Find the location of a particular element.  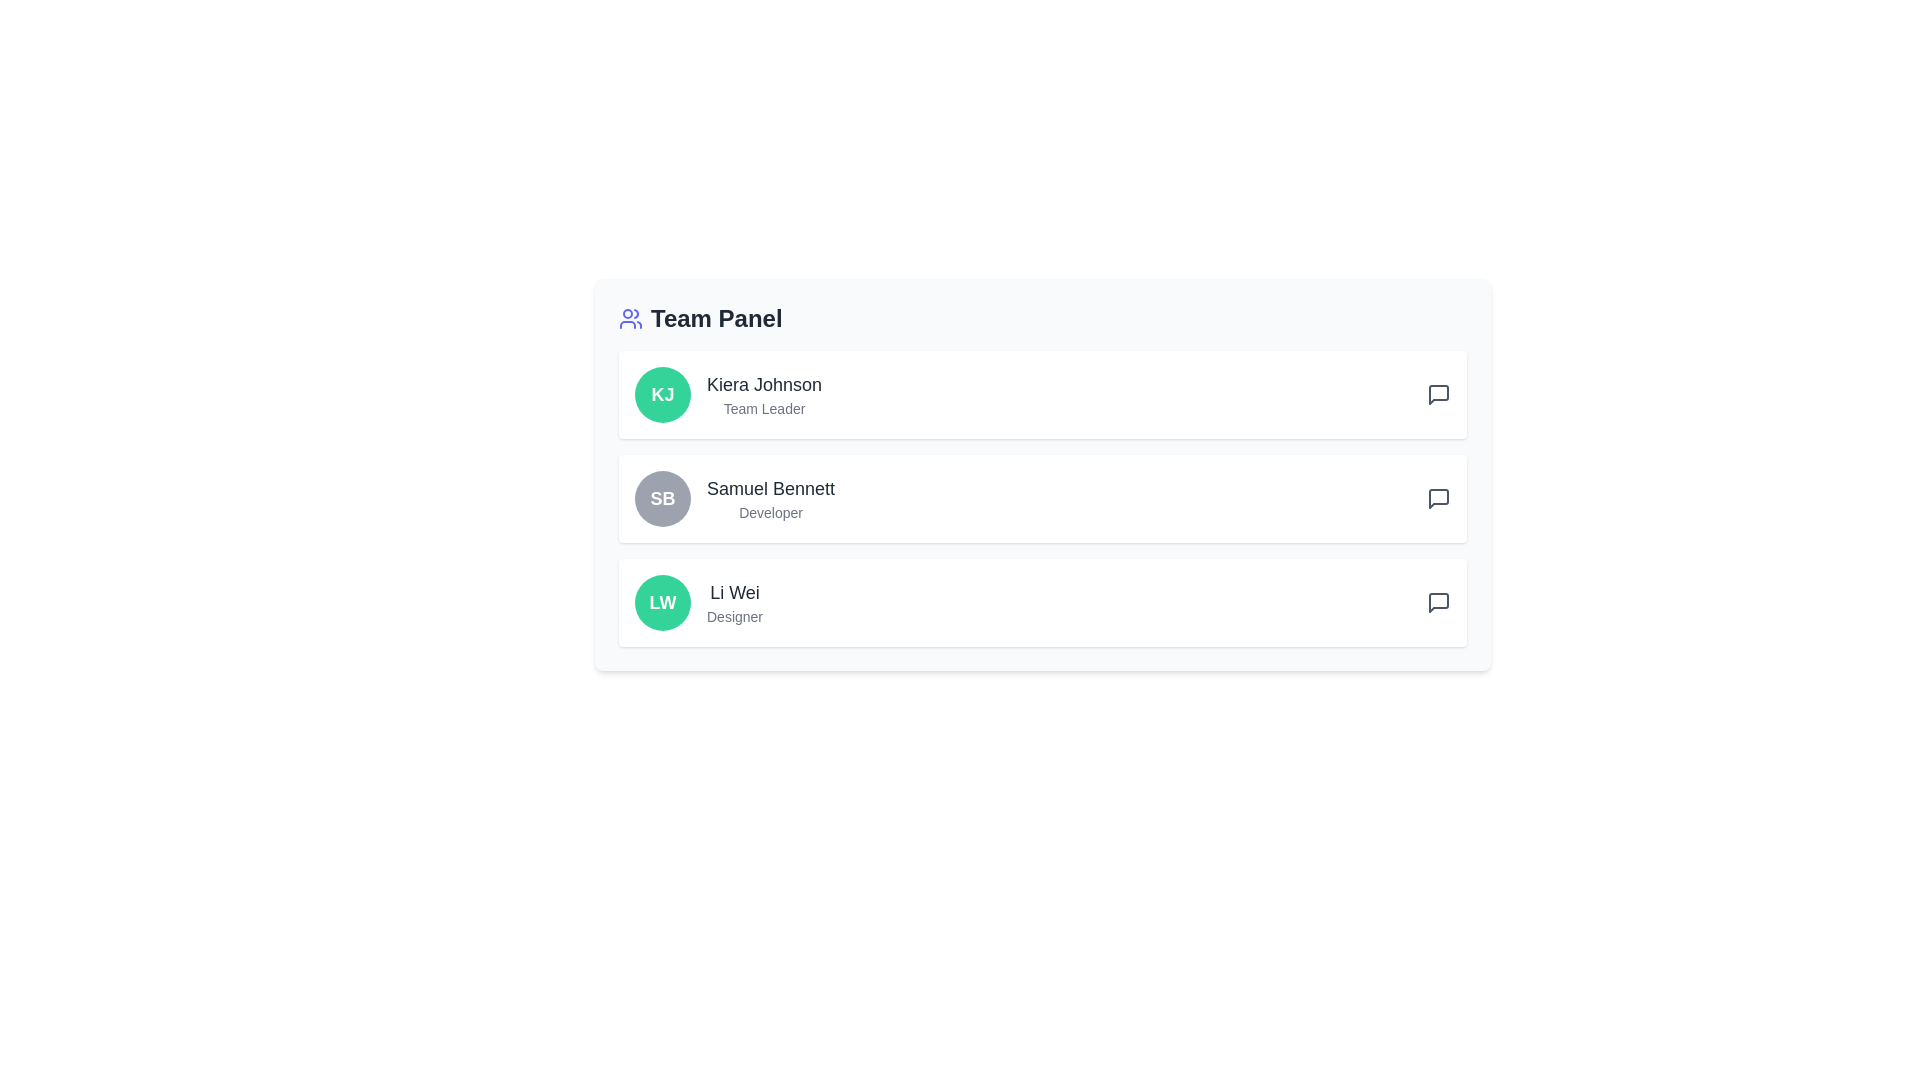

the Profile Card for 'Kiera Johnson', which is the first item in the 'Team Panel' section, featuring a green circular badge with initials 'KJ', the name in bold, and the title 'Team Leader' is located at coordinates (1041, 394).